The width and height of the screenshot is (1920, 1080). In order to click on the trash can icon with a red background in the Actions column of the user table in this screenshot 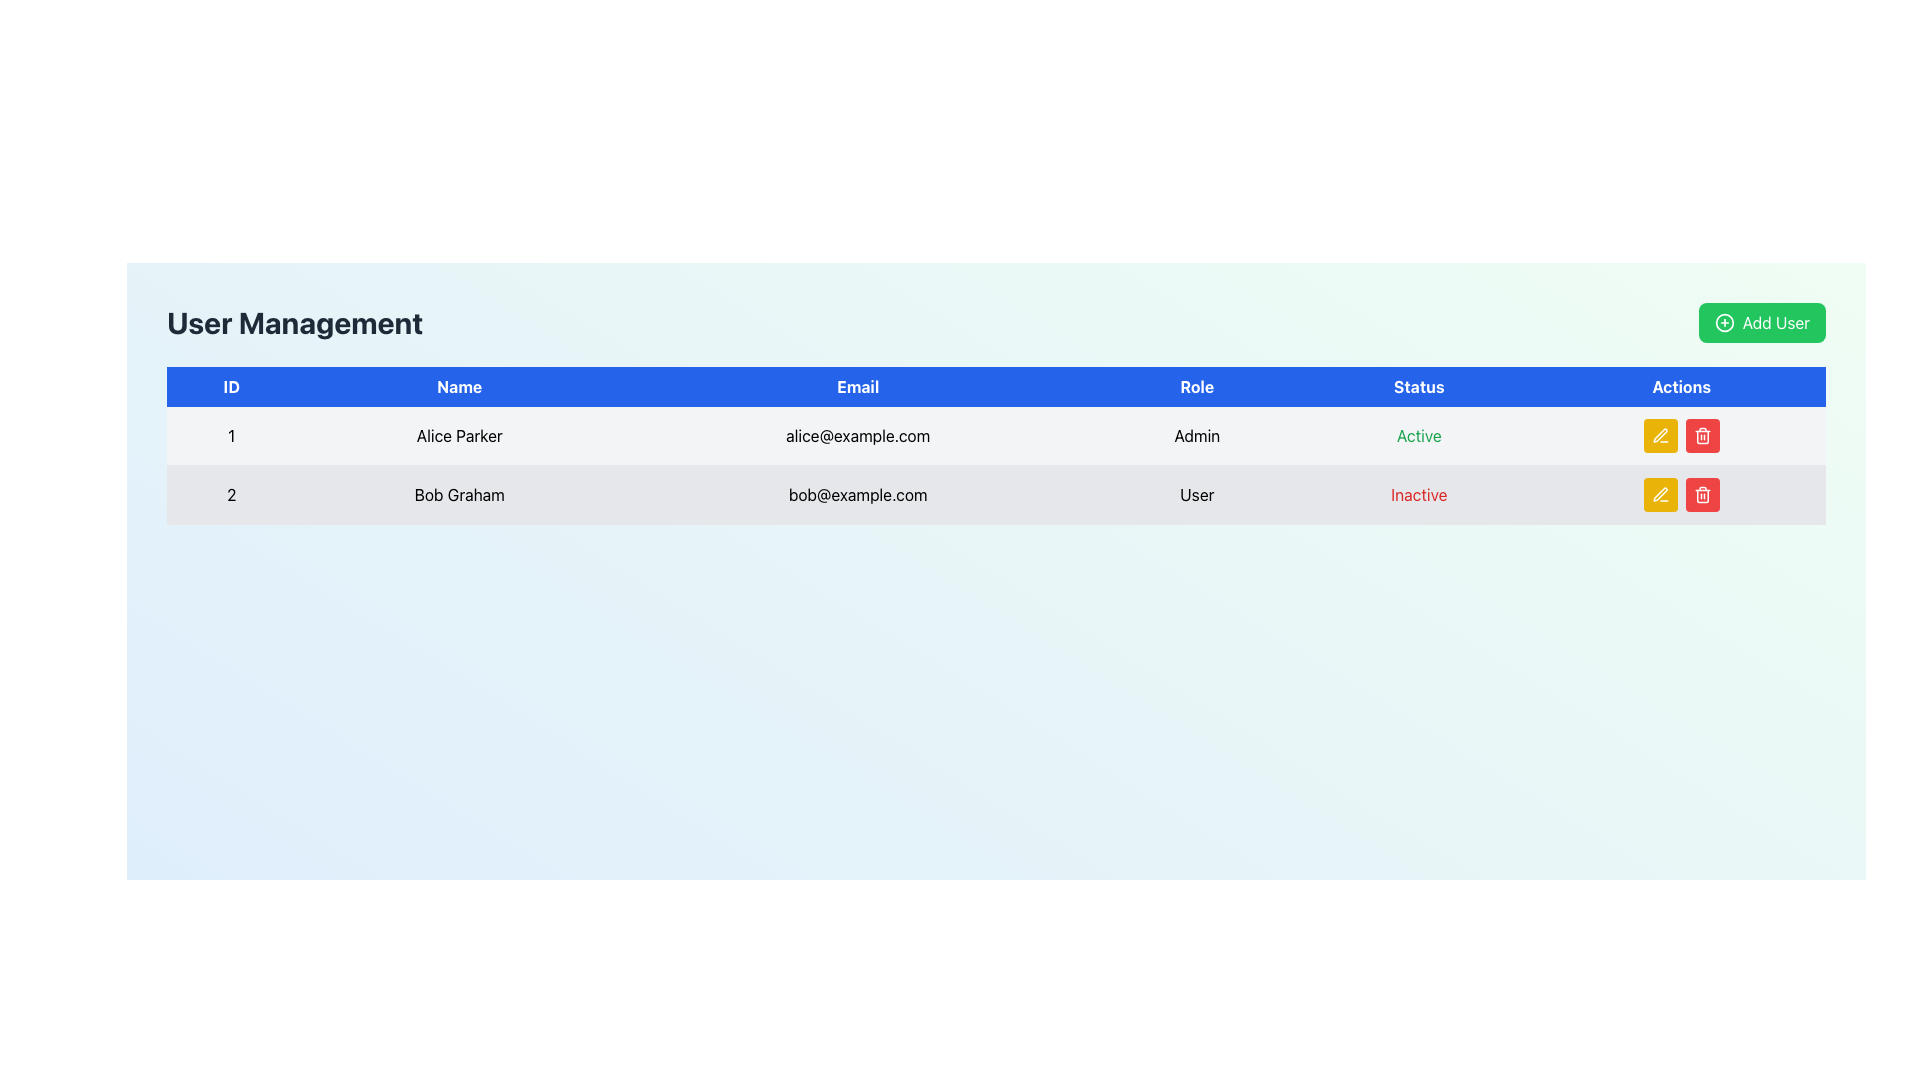, I will do `click(1701, 494)`.